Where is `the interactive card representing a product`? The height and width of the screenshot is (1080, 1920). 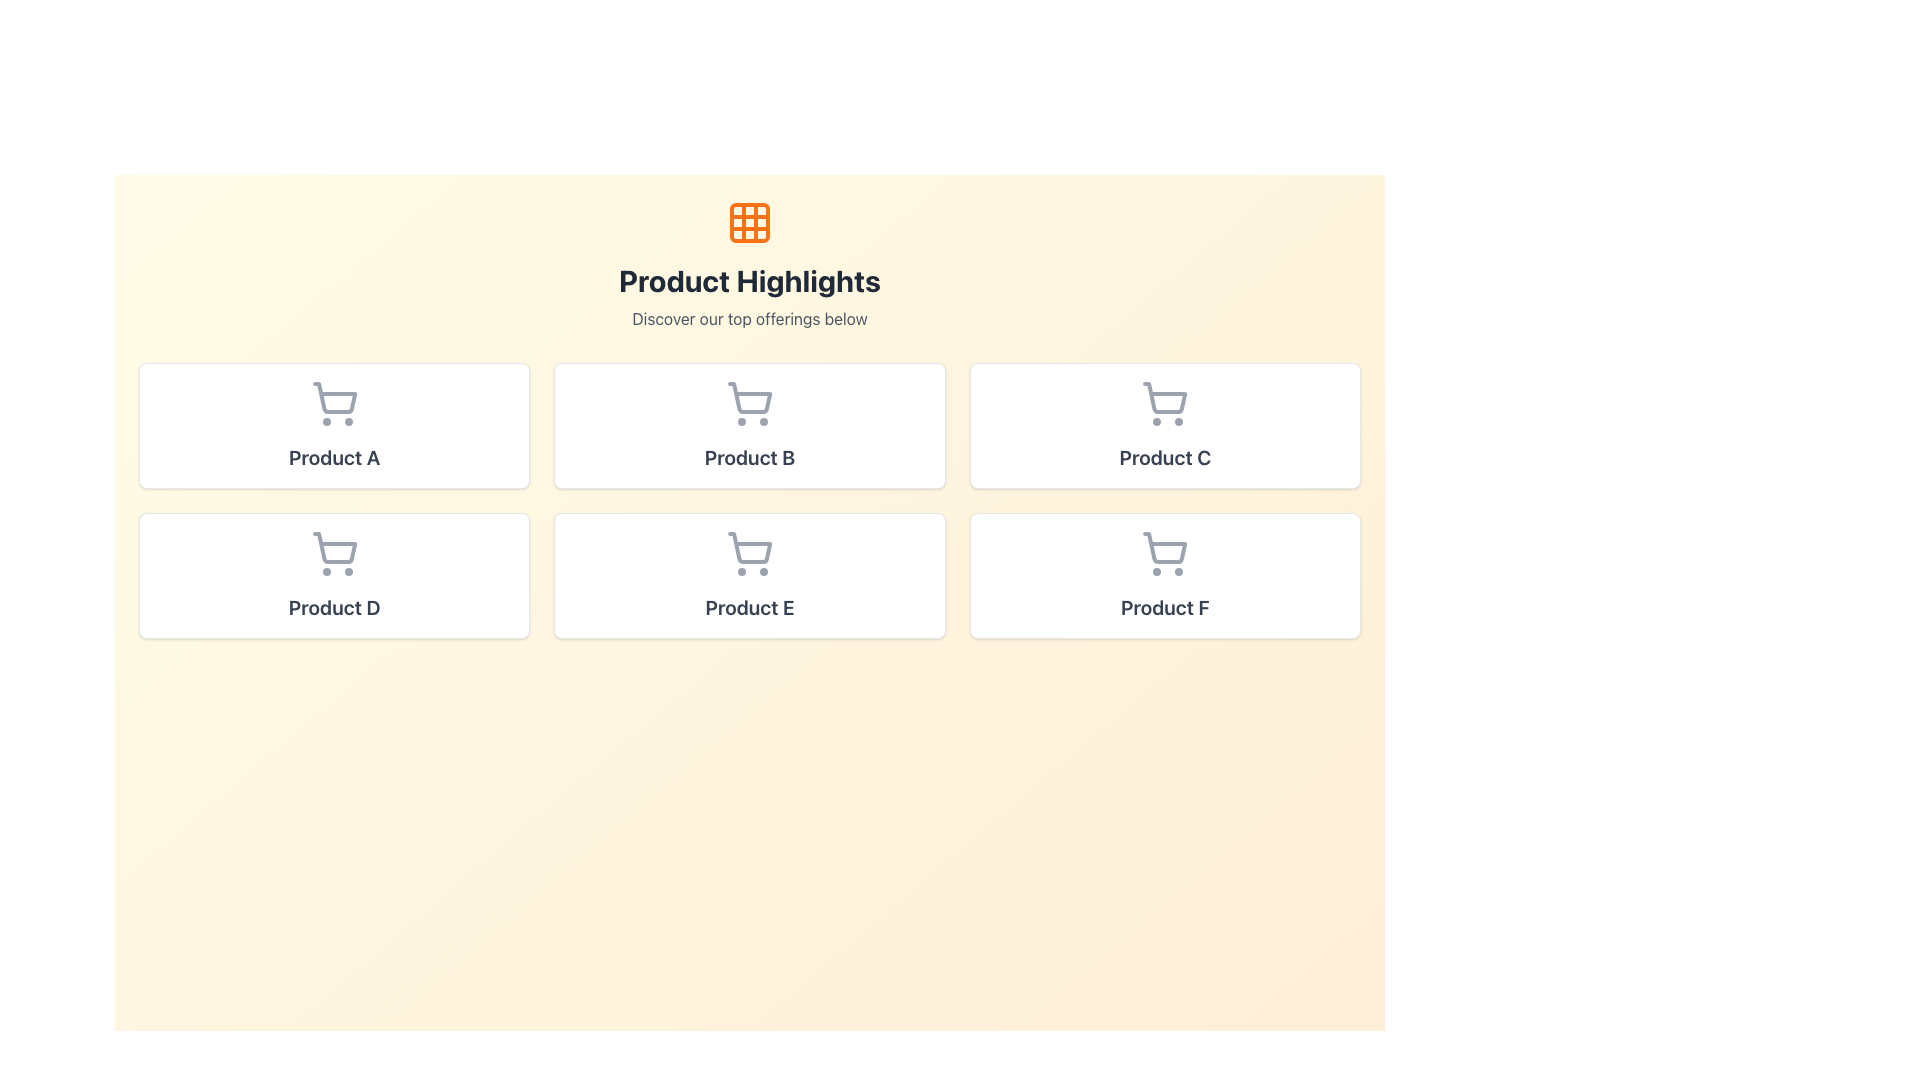 the interactive card representing a product is located at coordinates (1165, 424).